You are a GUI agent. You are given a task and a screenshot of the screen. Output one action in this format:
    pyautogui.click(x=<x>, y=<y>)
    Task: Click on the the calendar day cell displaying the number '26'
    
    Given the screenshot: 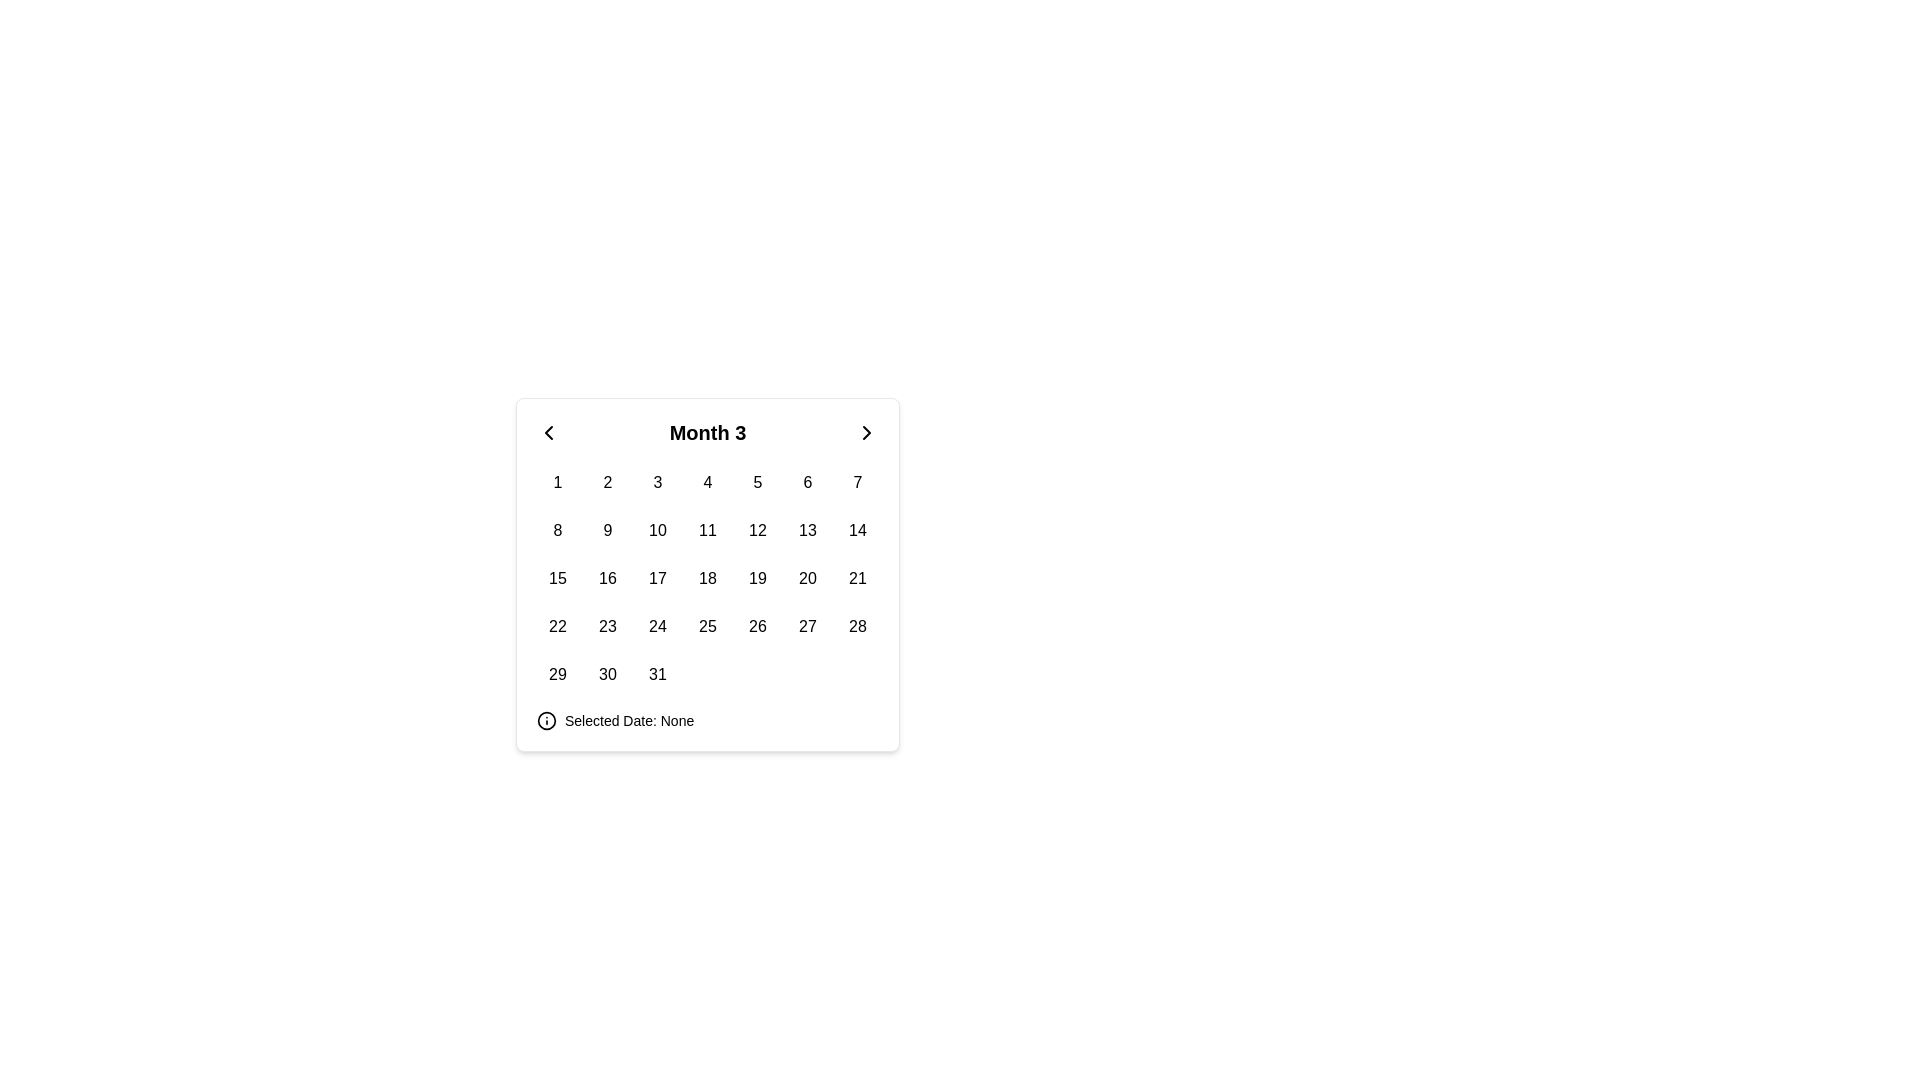 What is the action you would take?
    pyautogui.click(x=757, y=626)
    